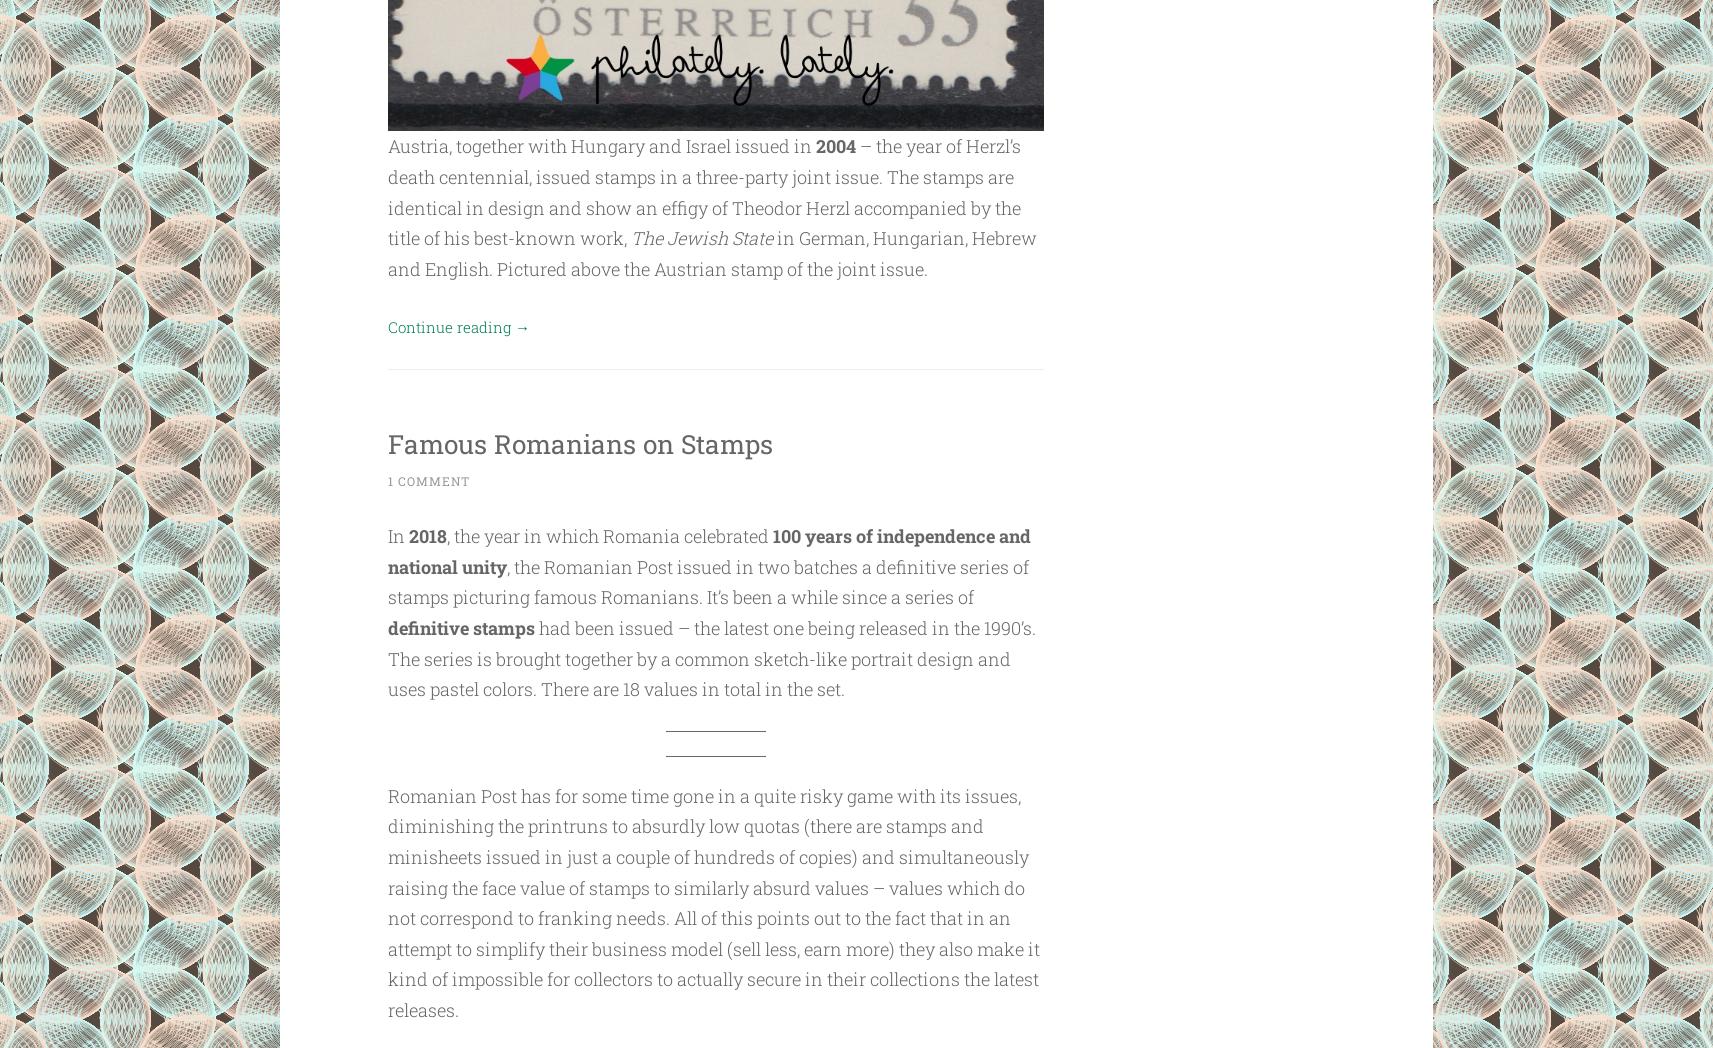 Image resolution: width=1713 pixels, height=1048 pixels. I want to click on 'Continue reading', so click(462, 326).